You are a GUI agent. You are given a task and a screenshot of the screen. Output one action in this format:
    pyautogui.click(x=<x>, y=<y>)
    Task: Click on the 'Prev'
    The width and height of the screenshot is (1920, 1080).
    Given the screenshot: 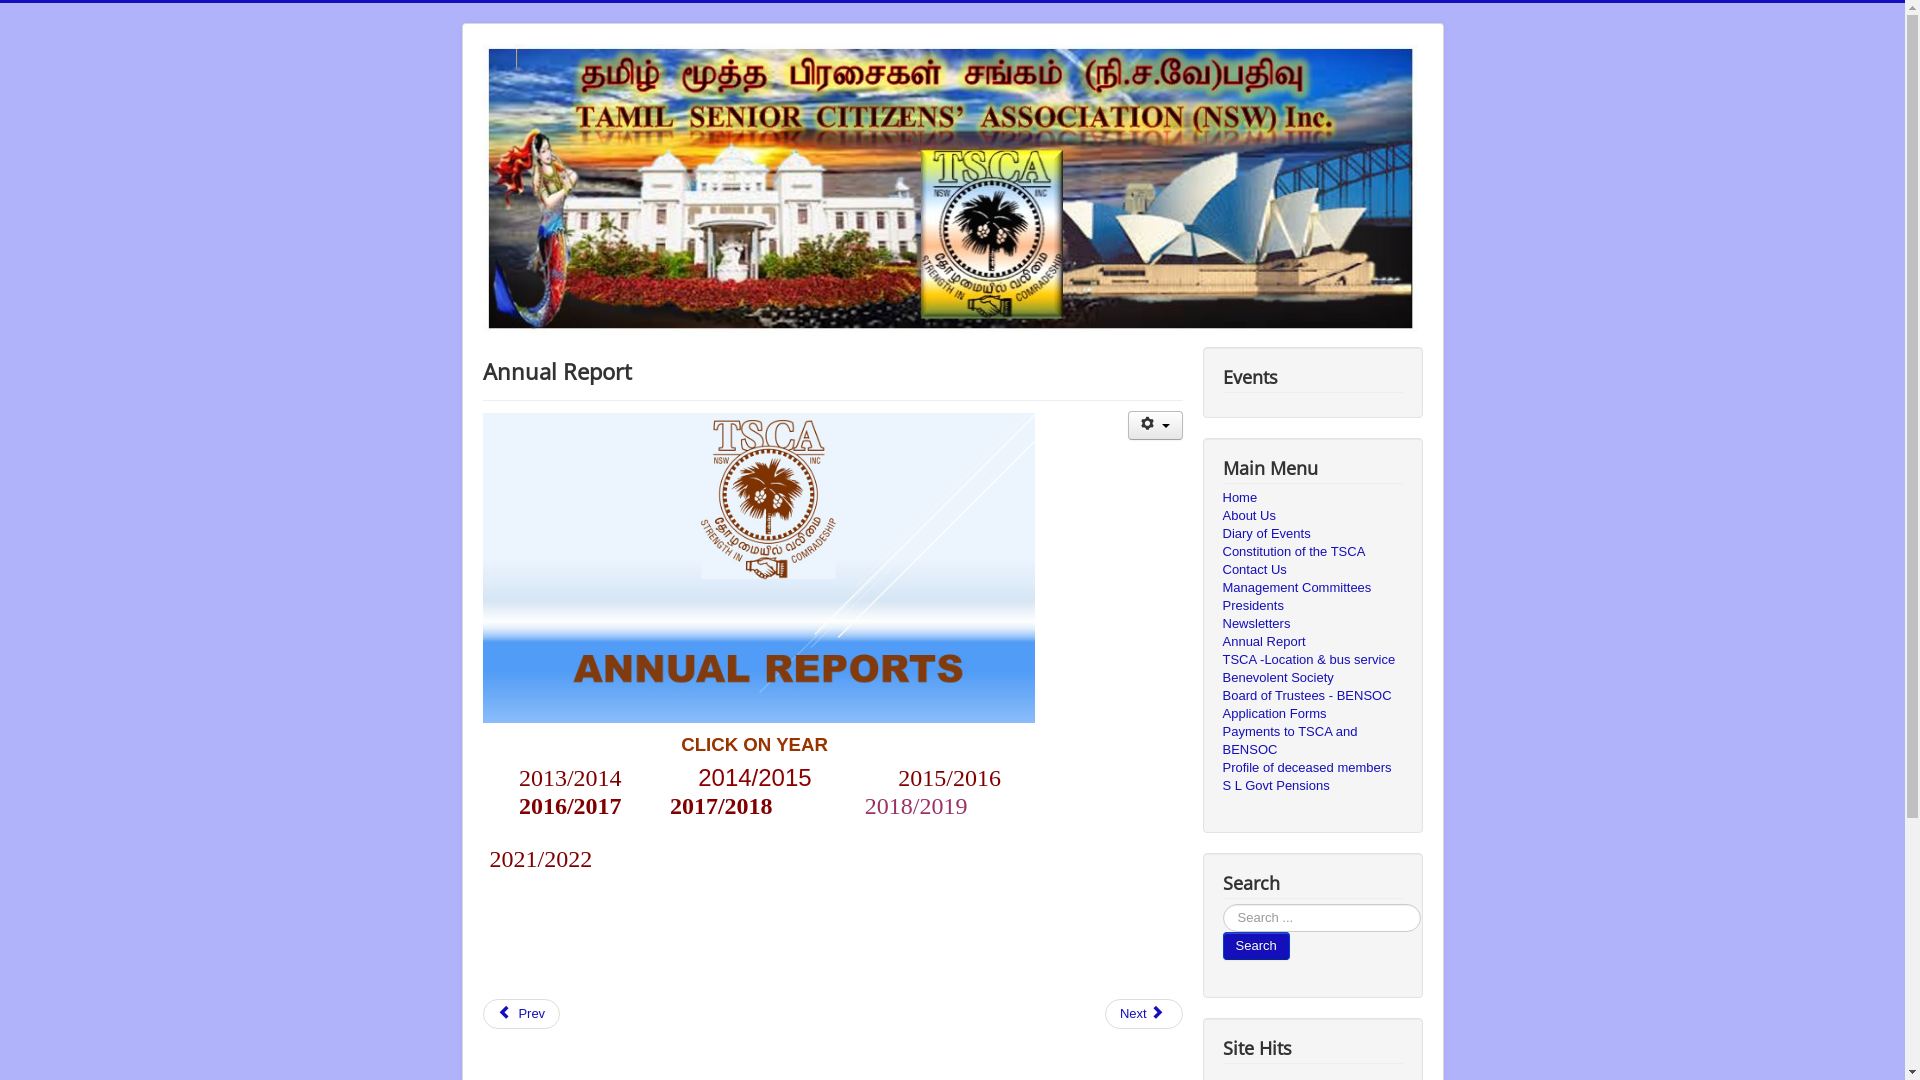 What is the action you would take?
    pyautogui.click(x=521, y=1014)
    